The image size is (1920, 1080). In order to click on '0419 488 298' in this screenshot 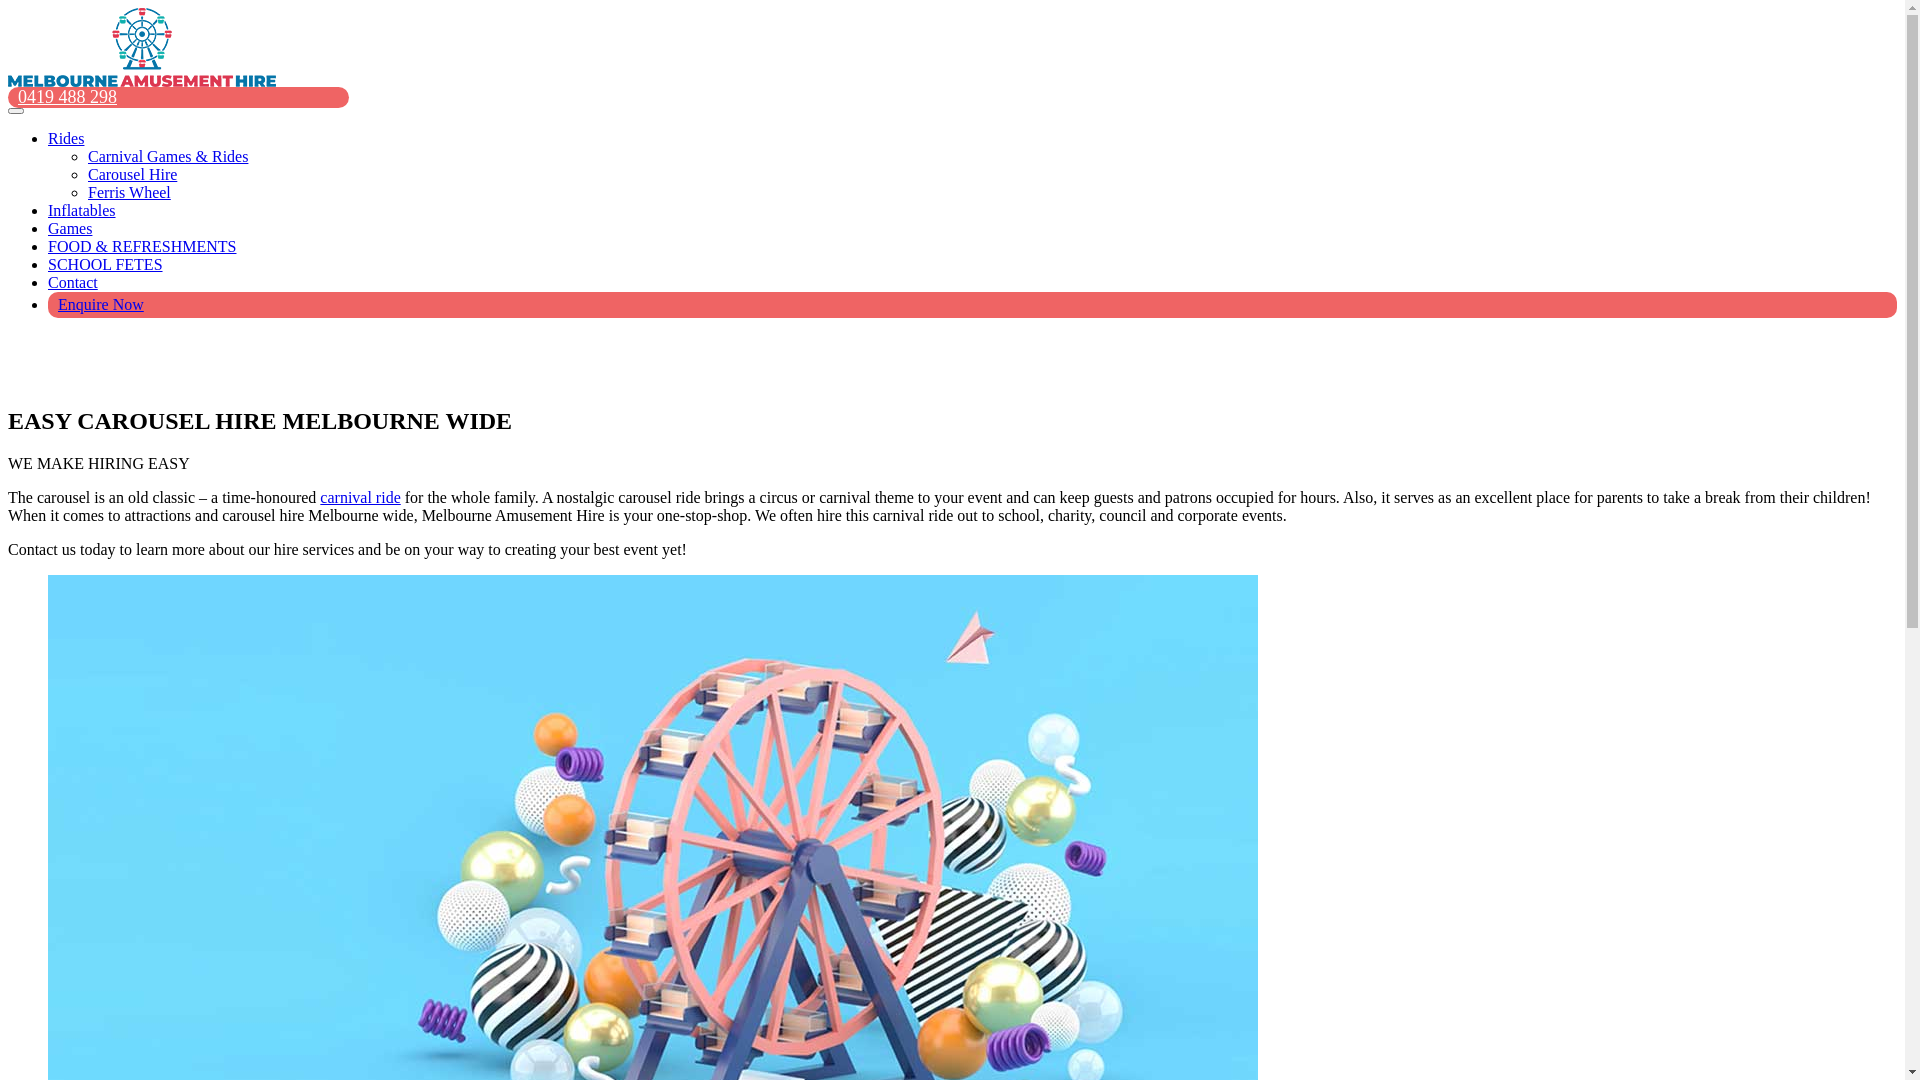, I will do `click(67, 96)`.